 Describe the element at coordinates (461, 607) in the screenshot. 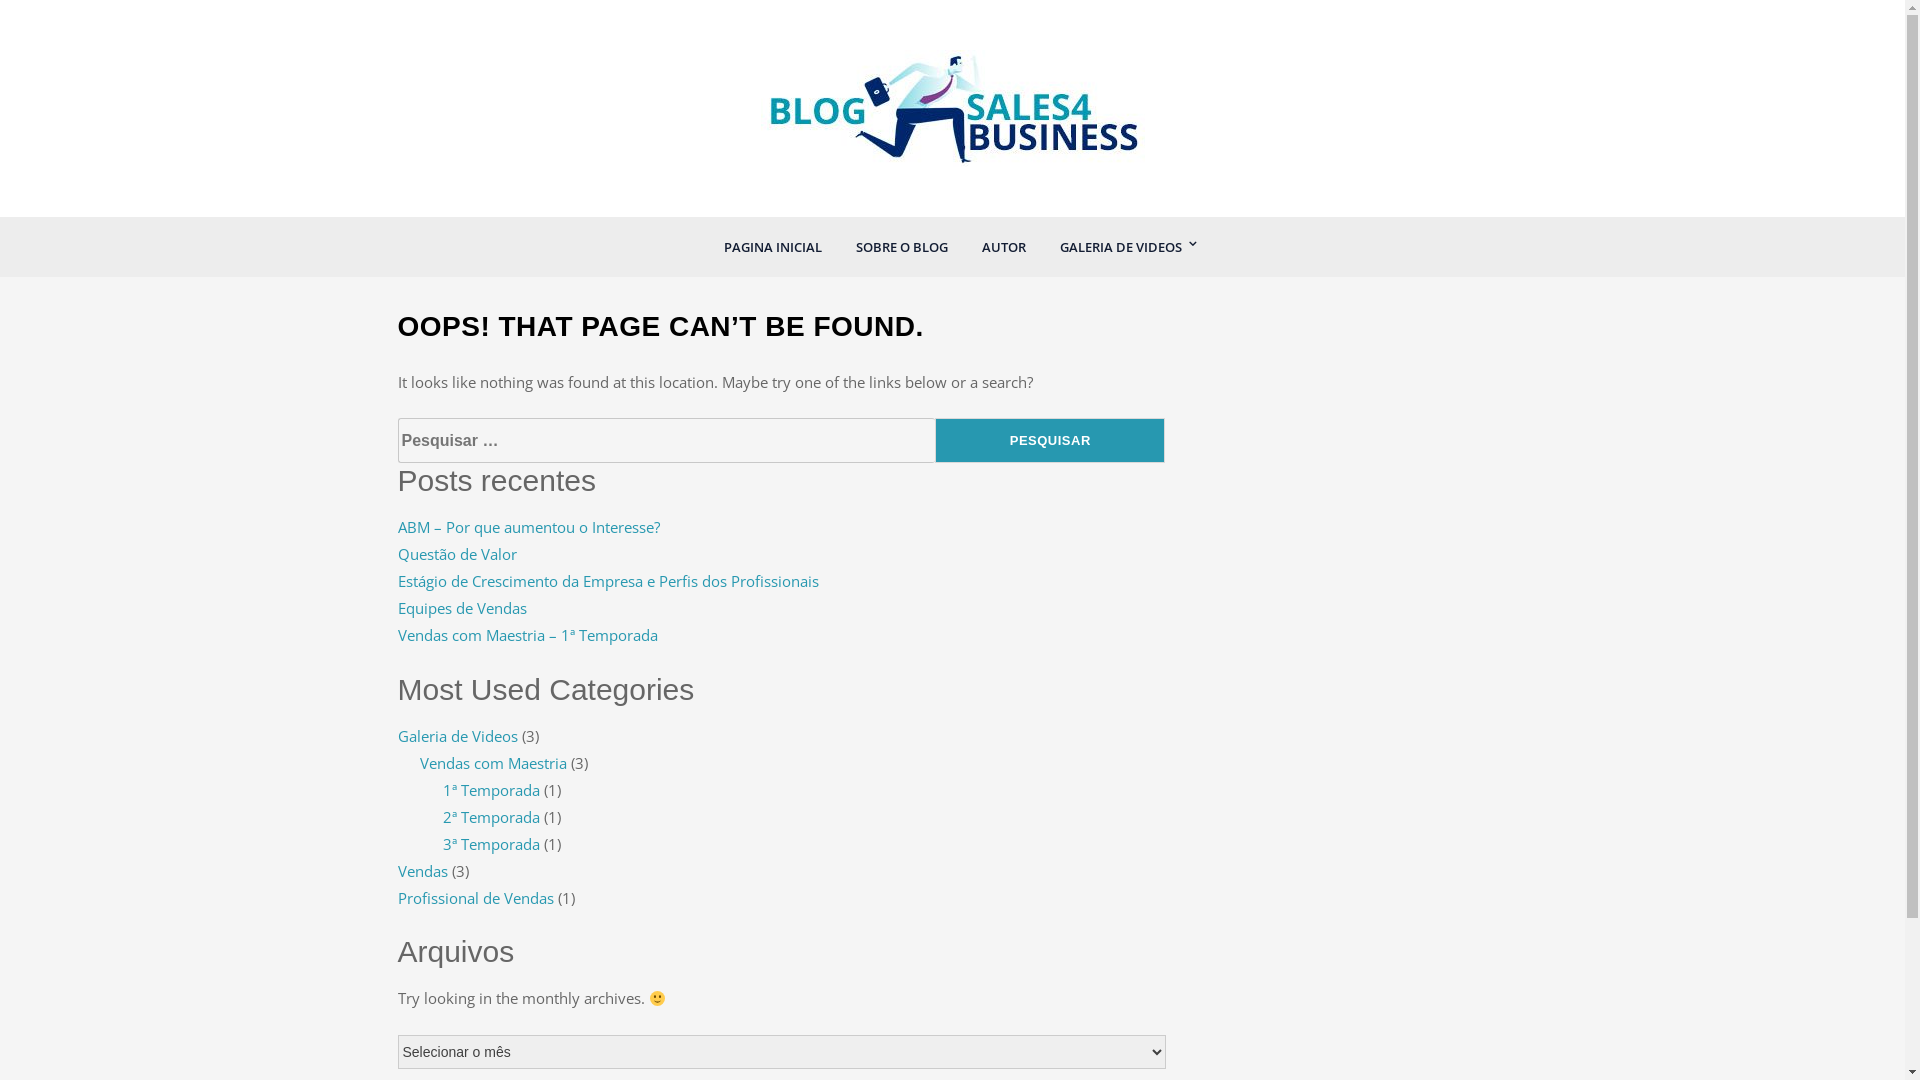

I see `'Equipes de Vendas'` at that location.